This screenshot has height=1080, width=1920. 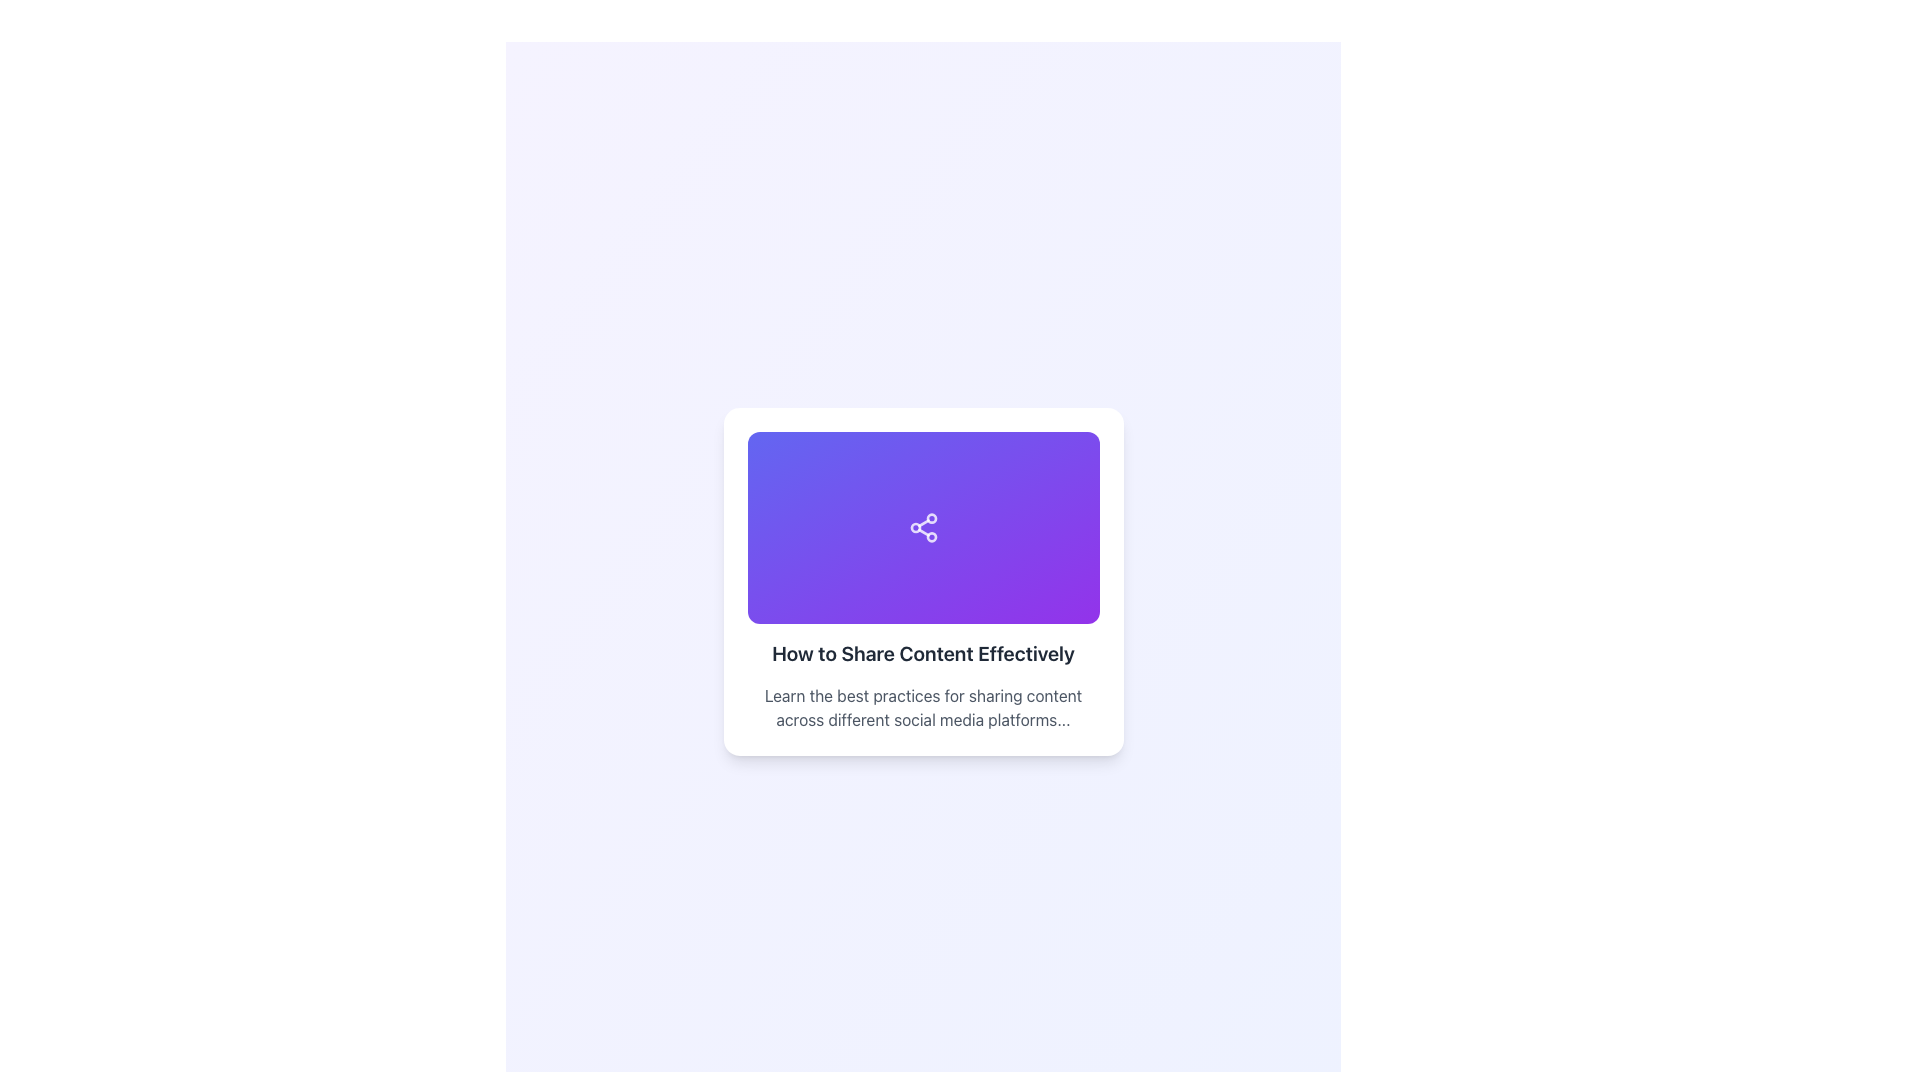 I want to click on text block displaying 'How to Share Content Effectively', which is styled with a larger font size and bold weight, located beneath a purple gradient background area with a share icon, so click(x=922, y=654).